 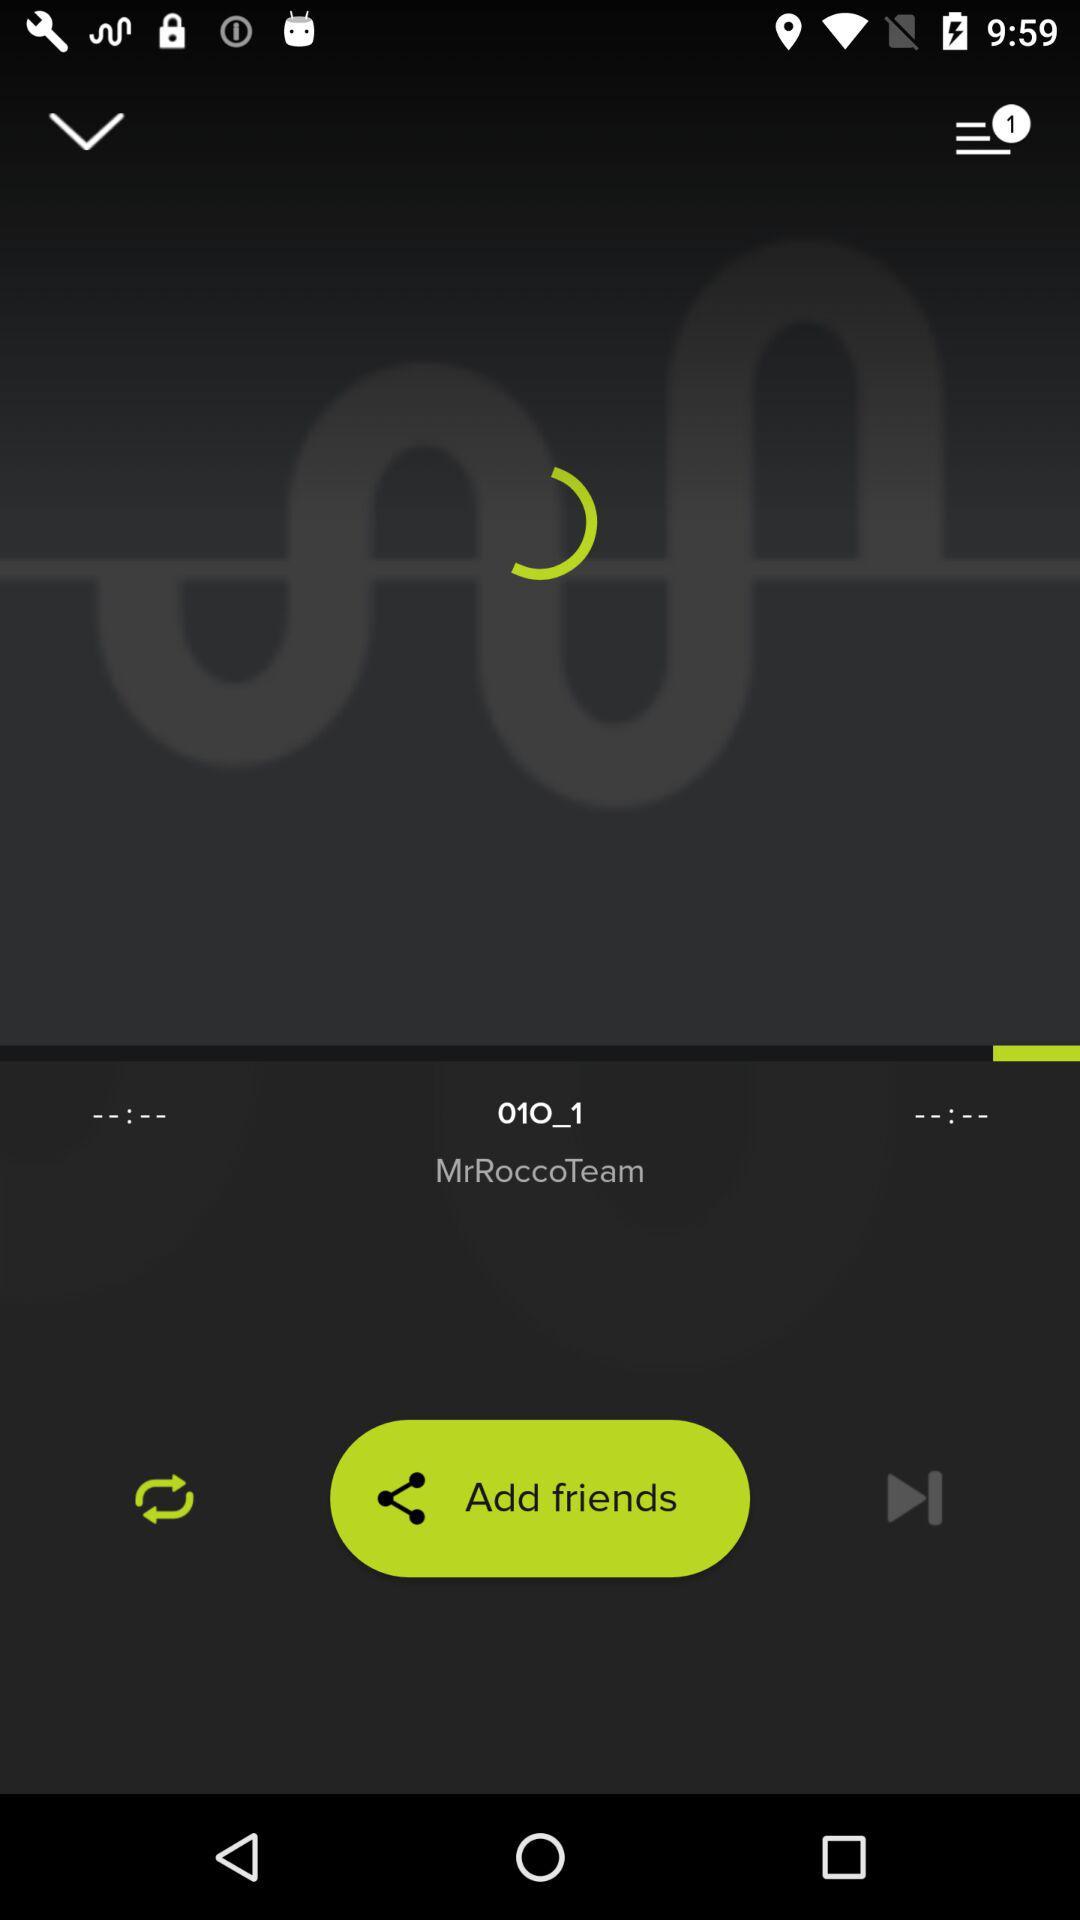 What do you see at coordinates (993, 130) in the screenshot?
I see `the playlist icon` at bounding box center [993, 130].